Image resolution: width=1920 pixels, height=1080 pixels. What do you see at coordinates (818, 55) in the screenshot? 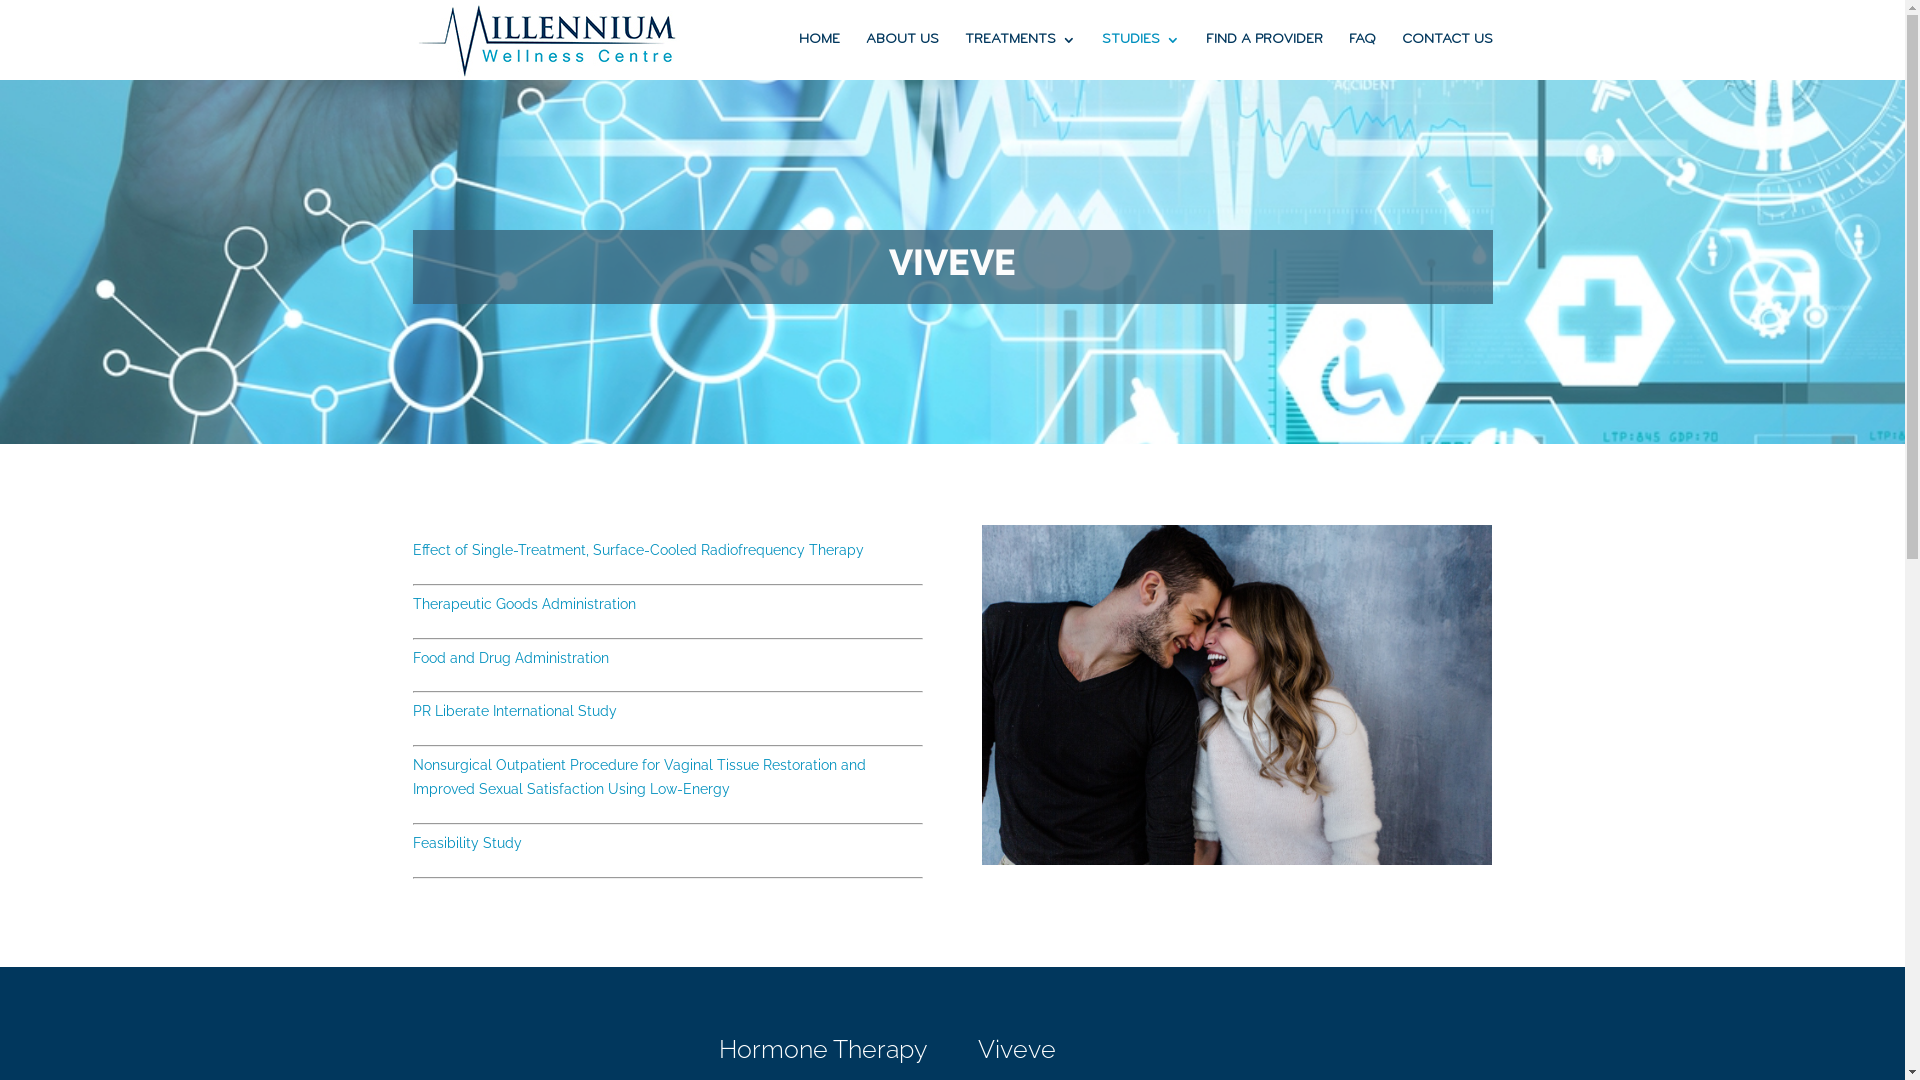
I see `'HOME'` at bounding box center [818, 55].